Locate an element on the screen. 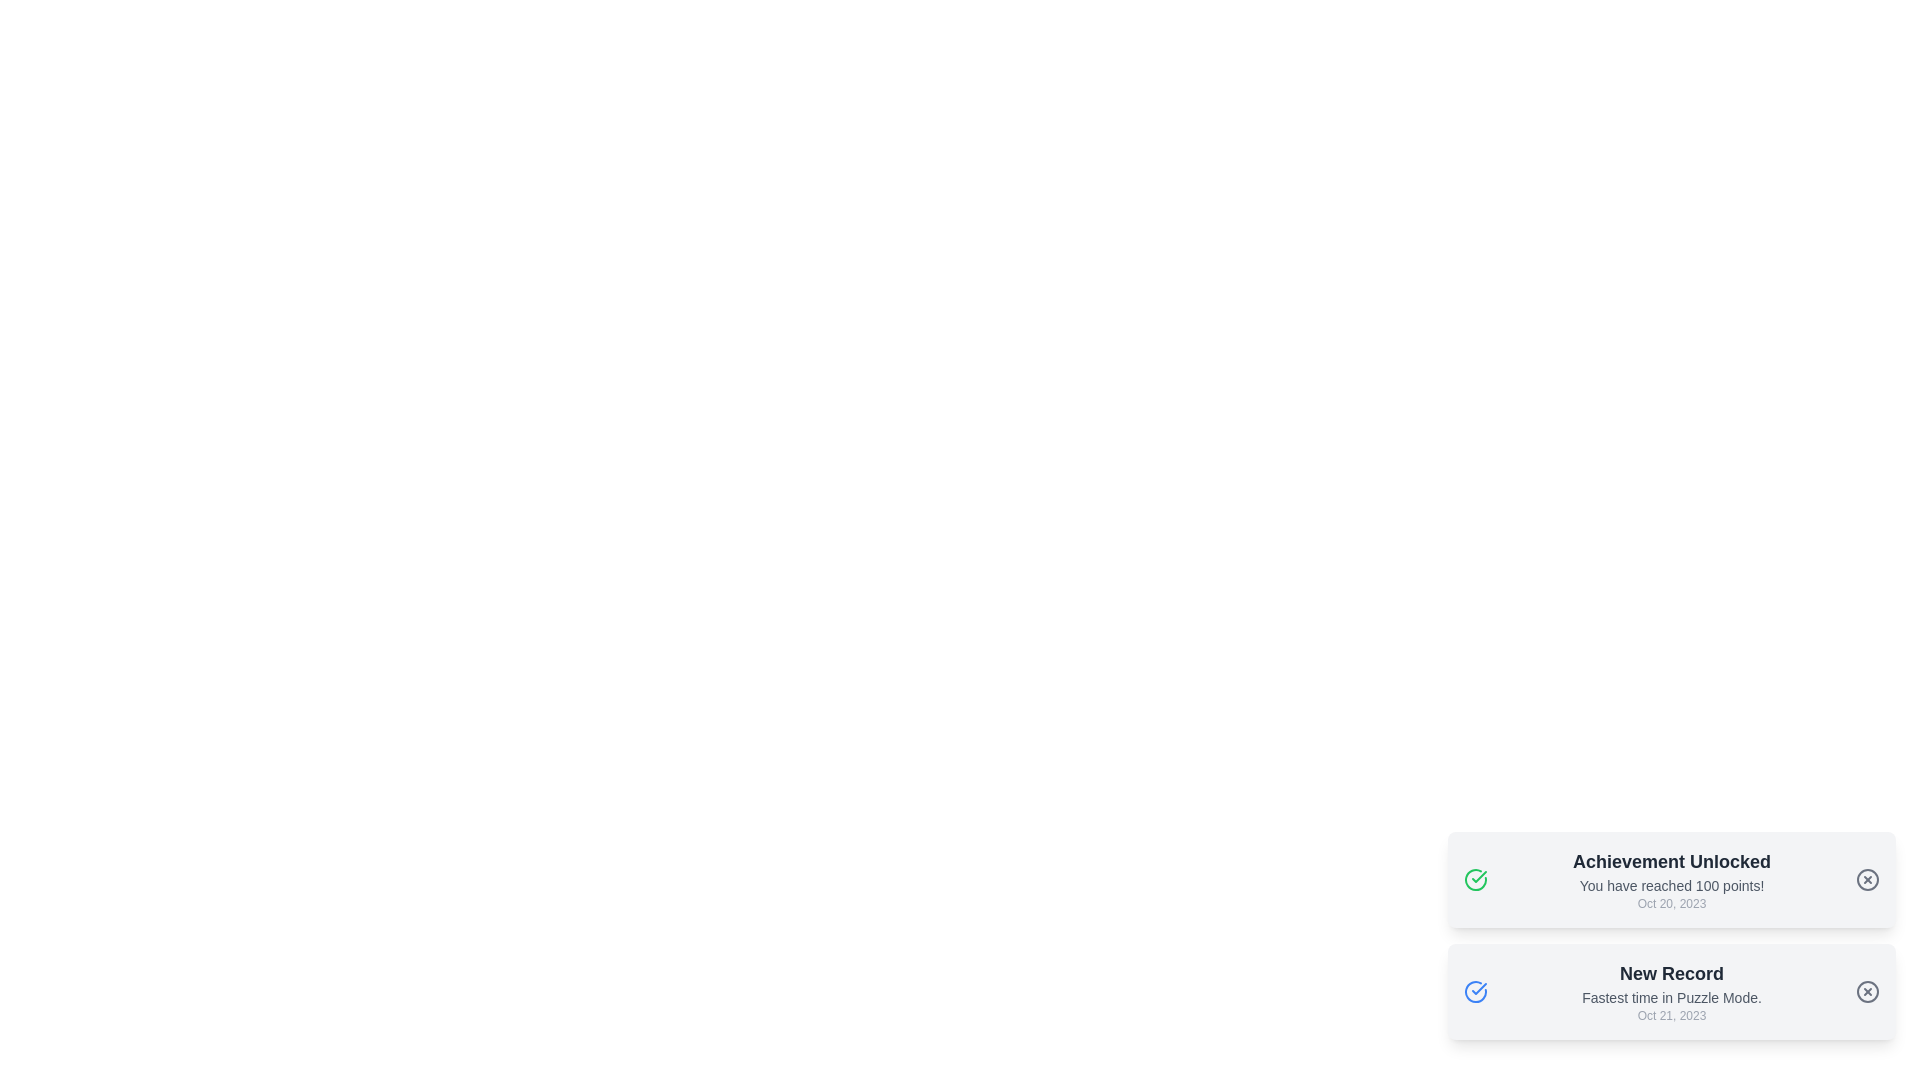 Image resolution: width=1920 pixels, height=1080 pixels. the text block within the notification card that displays 'Achievement Unlocked' is located at coordinates (1671, 878).